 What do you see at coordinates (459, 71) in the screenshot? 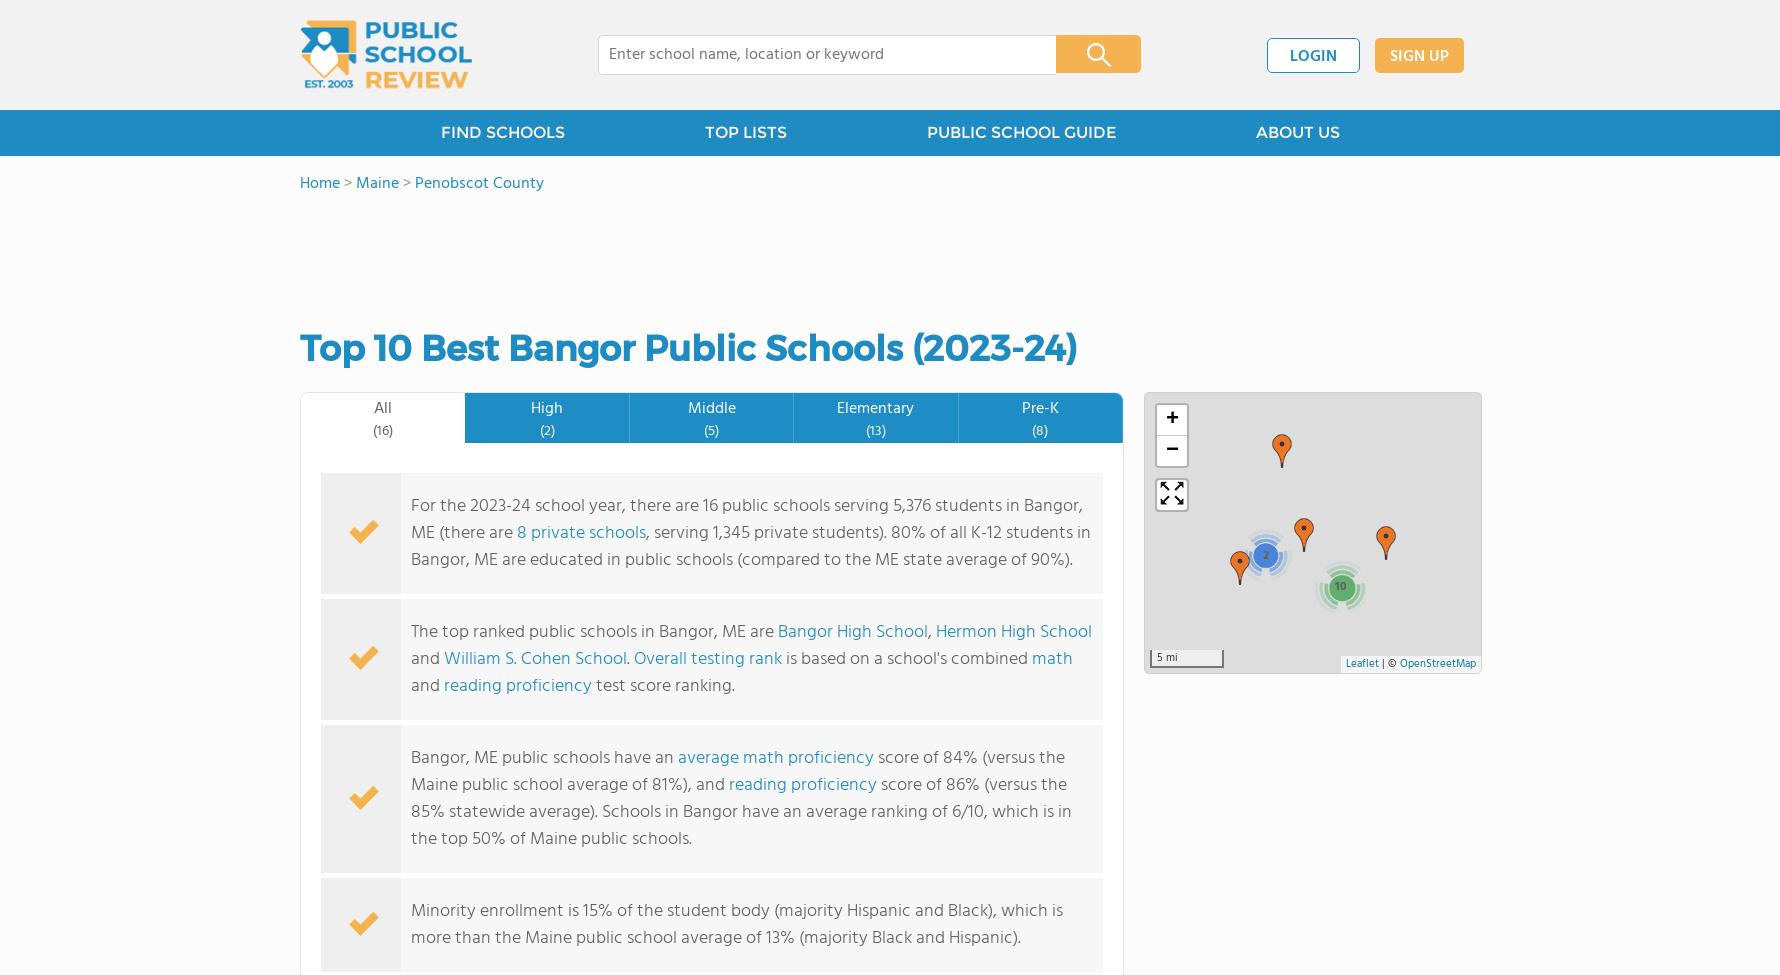
I see `'Downeast School'` at bounding box center [459, 71].